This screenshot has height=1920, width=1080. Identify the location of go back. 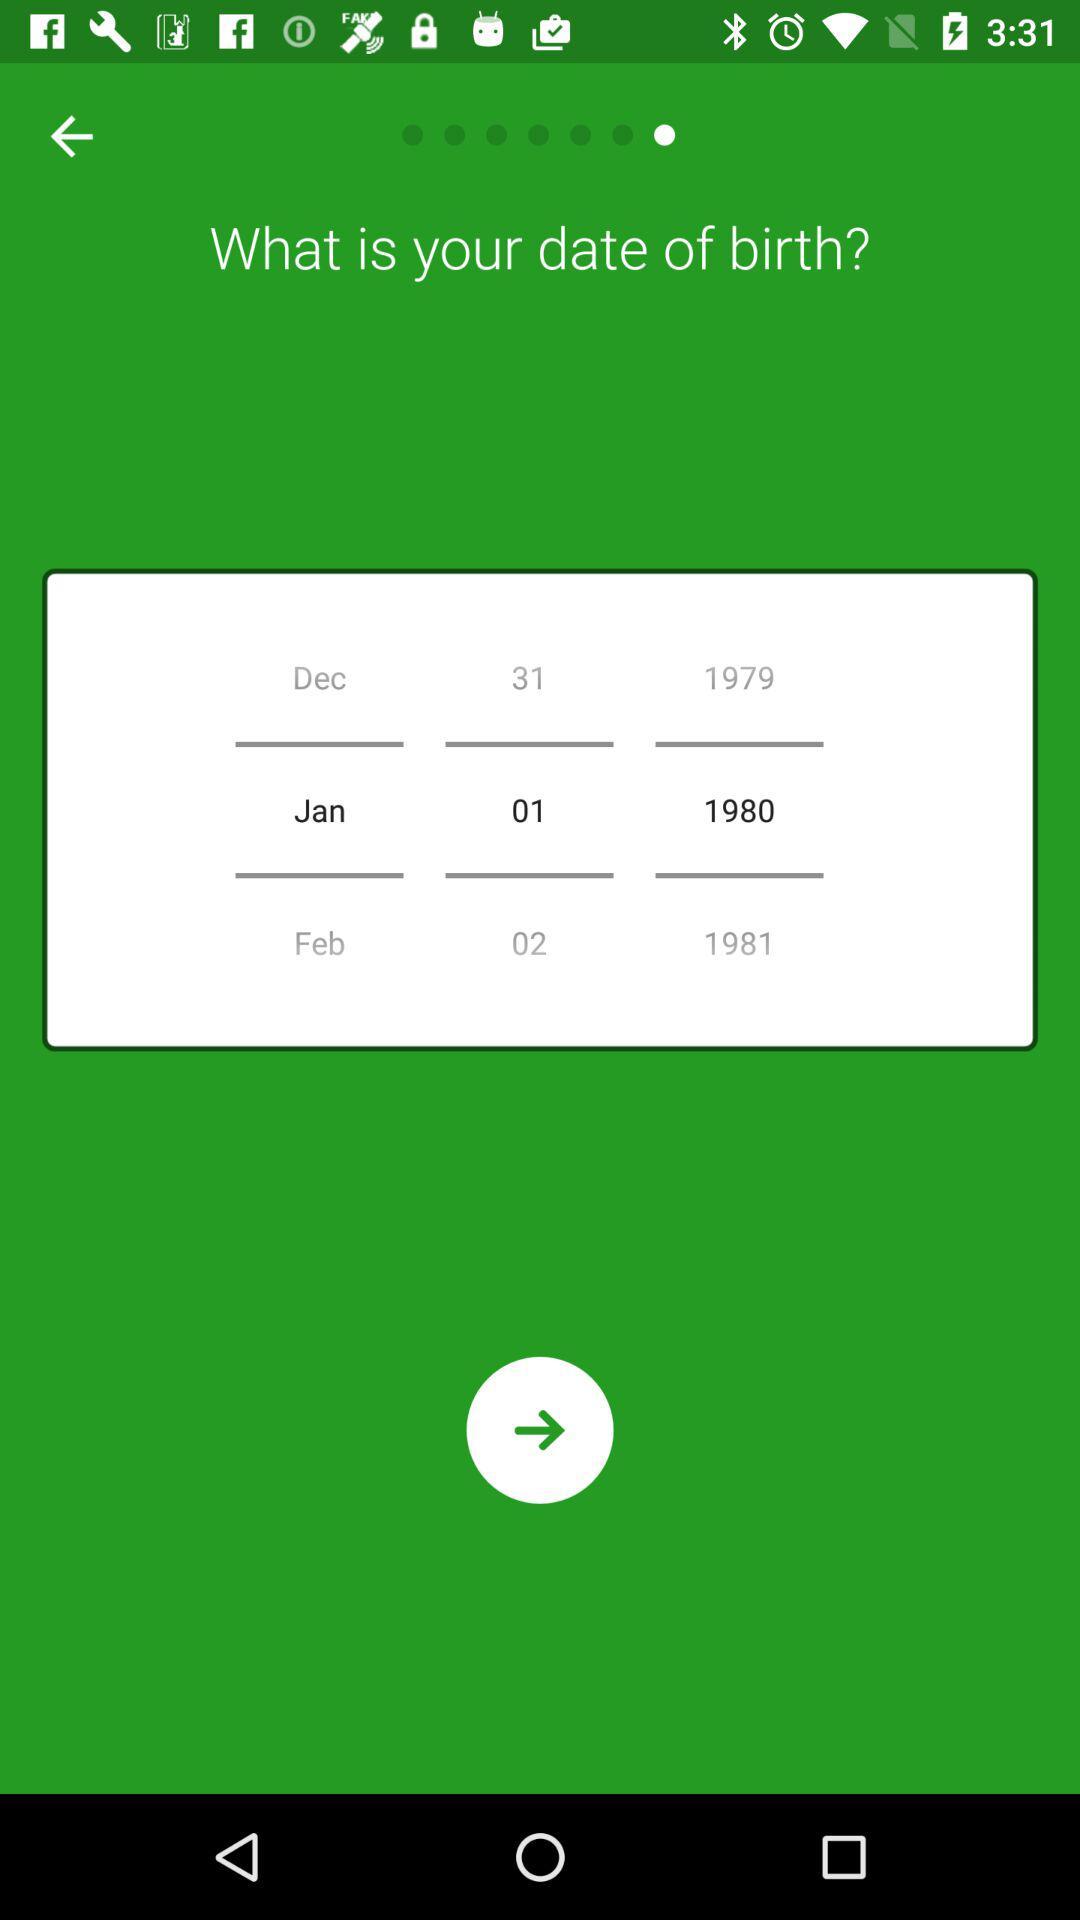
(63, 134).